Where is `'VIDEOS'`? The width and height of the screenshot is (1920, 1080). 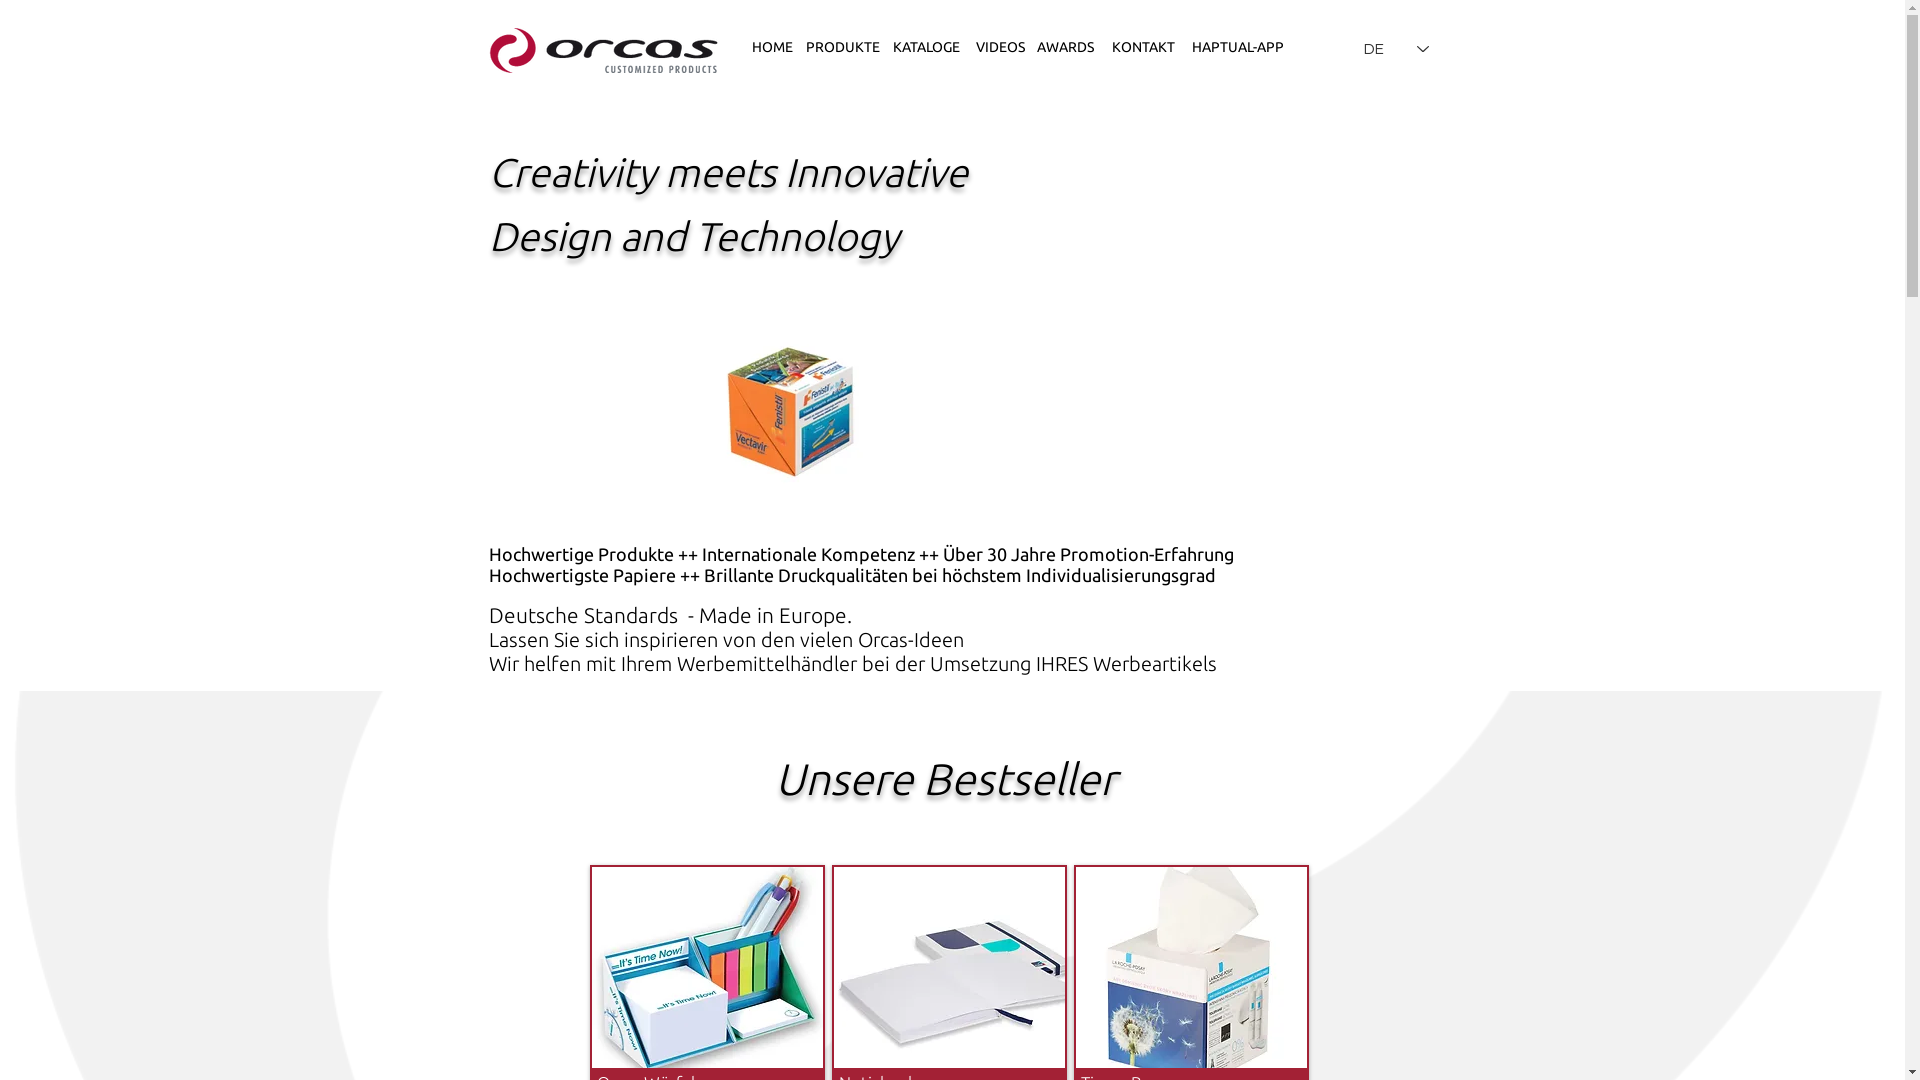
'VIDEOS' is located at coordinates (1000, 46).